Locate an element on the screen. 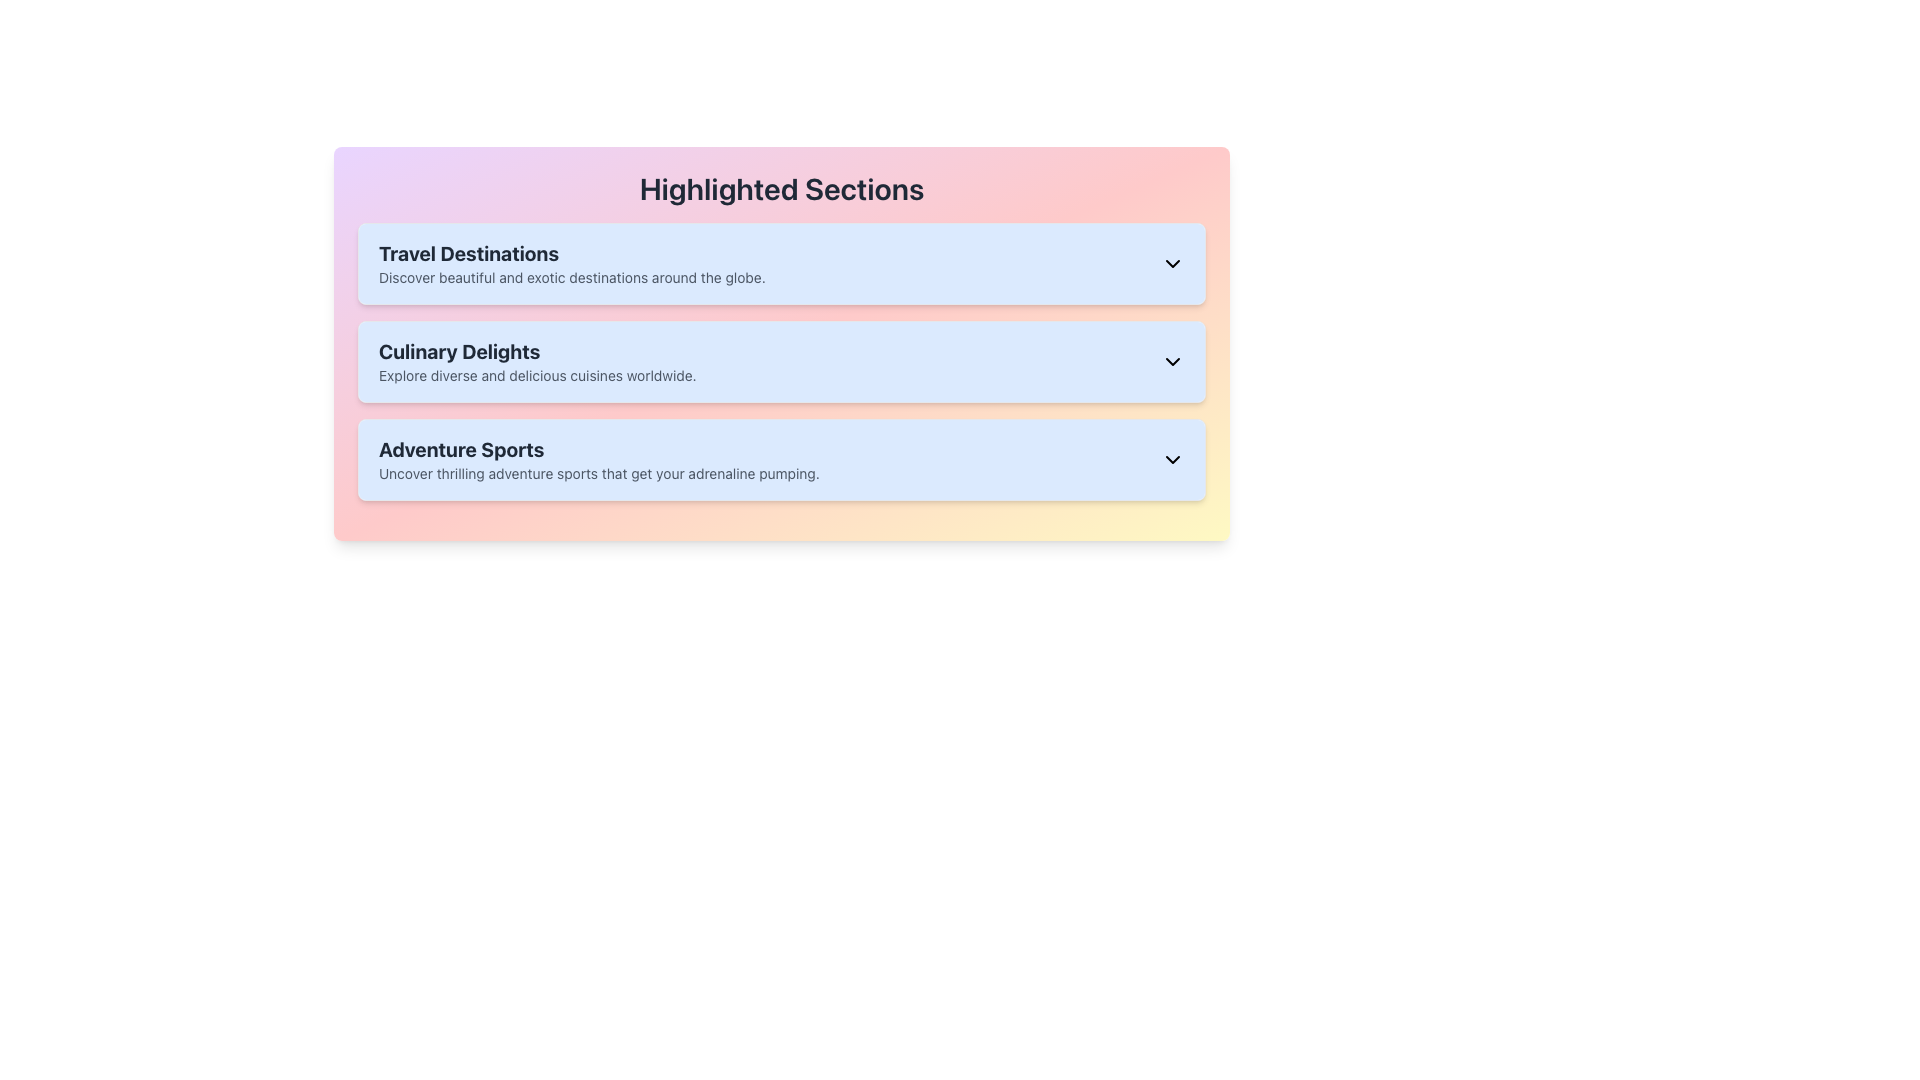  the description text element located below the title 'Adventure Sports' to provide context about the section's content is located at coordinates (598, 474).